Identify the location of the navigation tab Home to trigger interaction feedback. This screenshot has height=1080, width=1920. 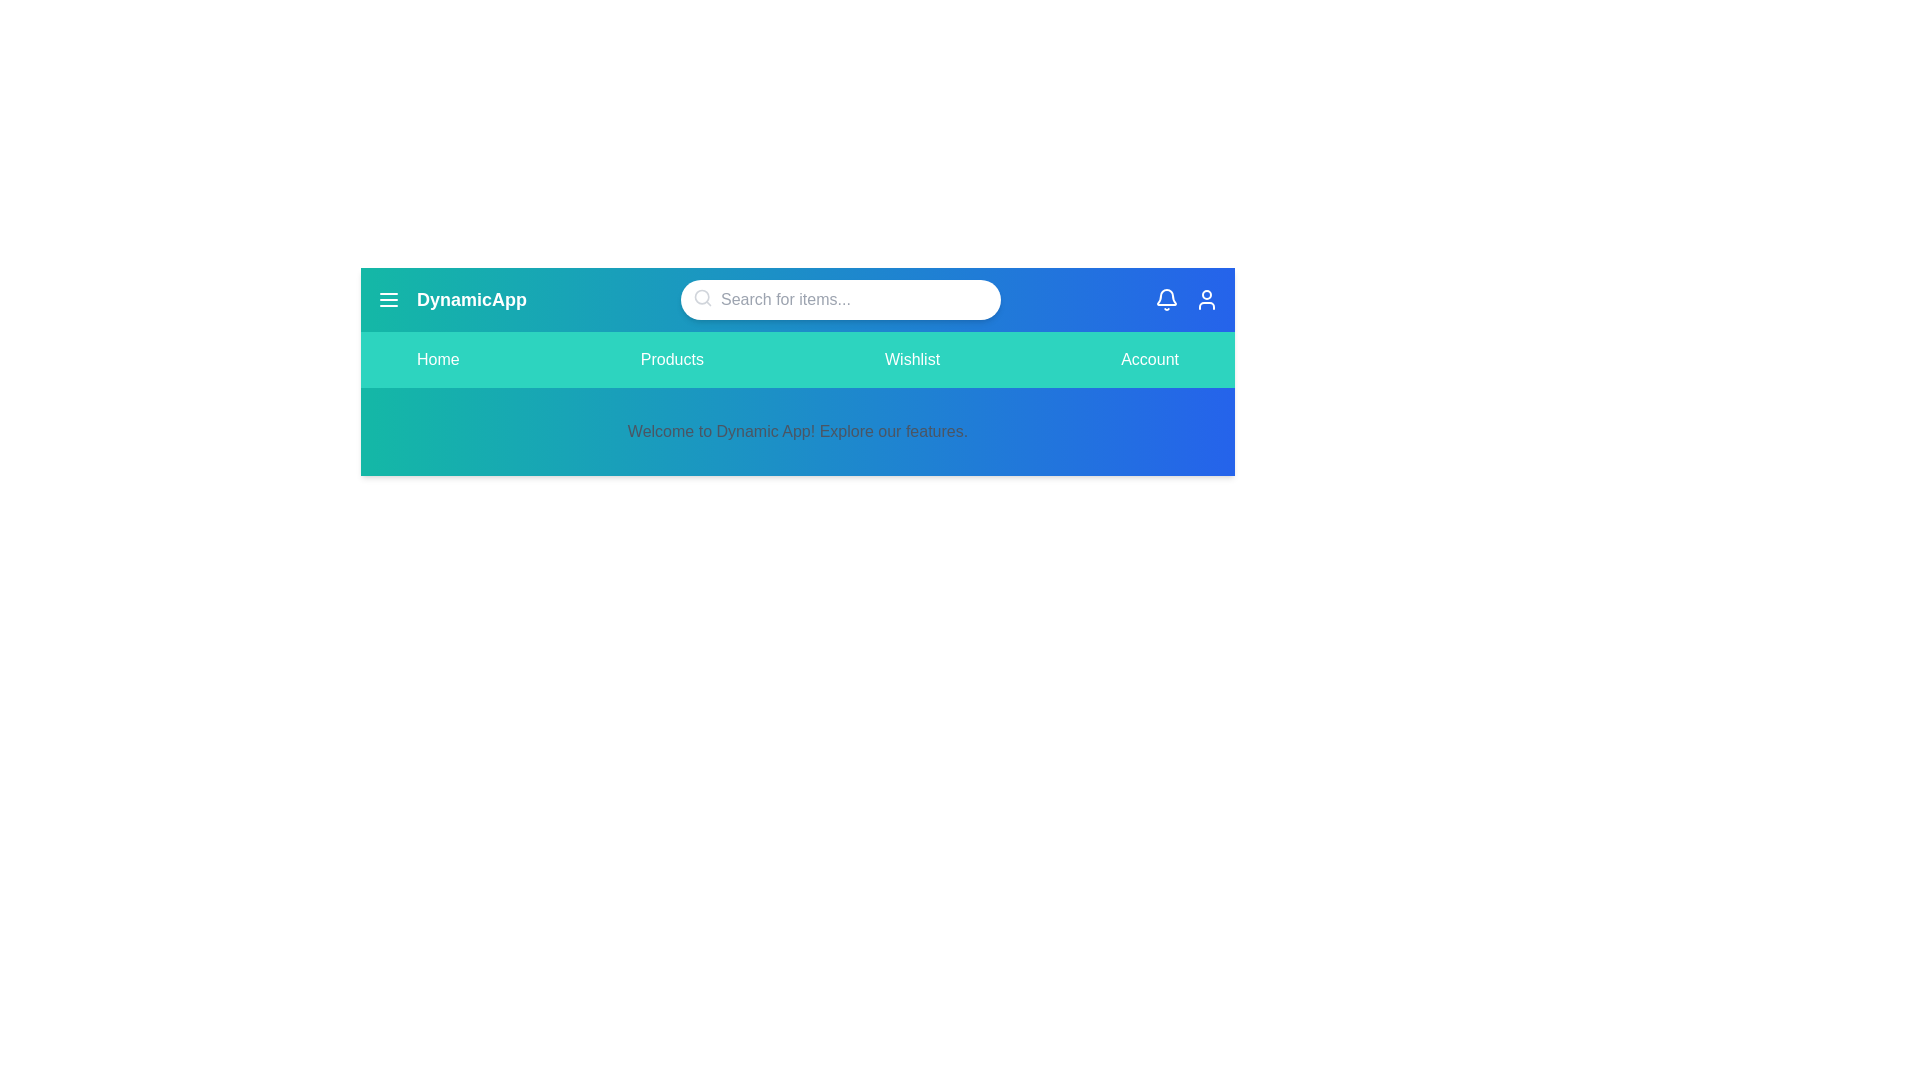
(436, 358).